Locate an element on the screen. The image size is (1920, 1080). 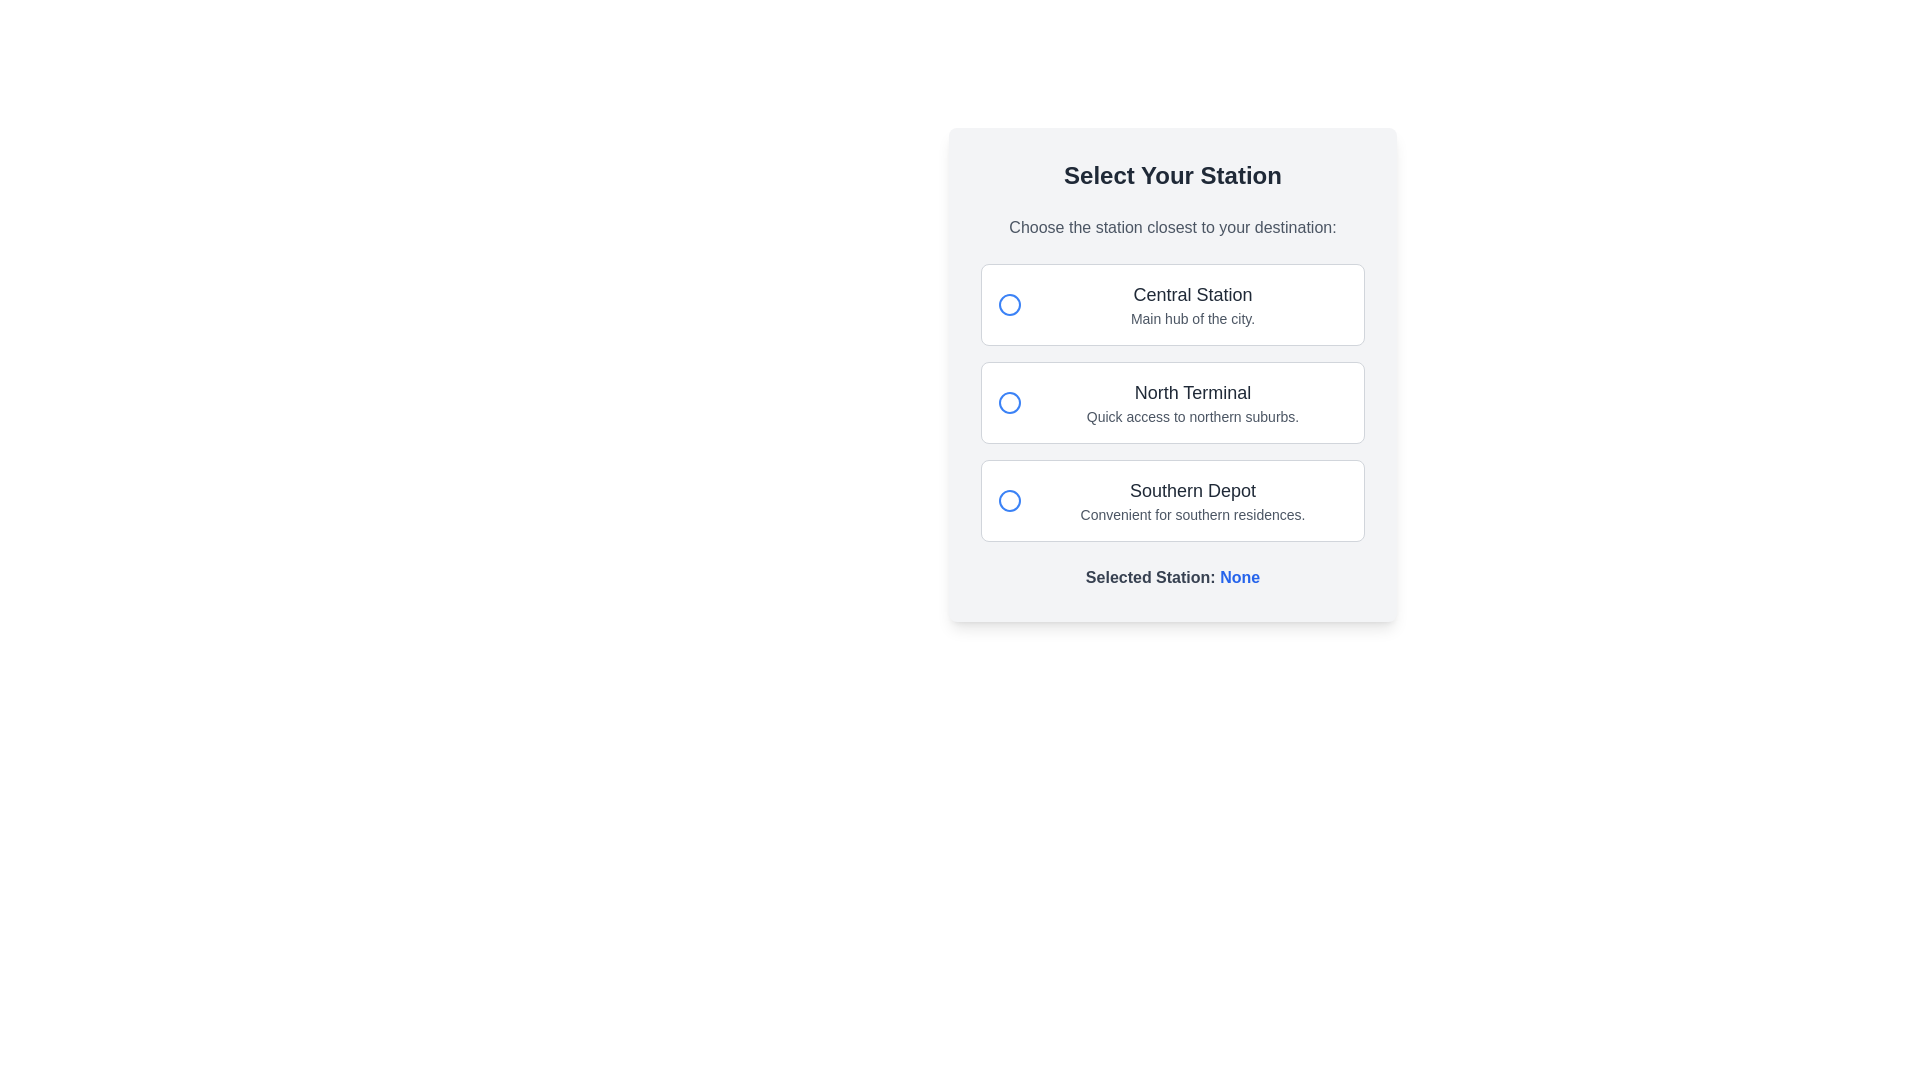
the static text card titled 'Central Station' which is the first card in a vertical list, featuring a gray border and rounded edges is located at coordinates (1193, 304).